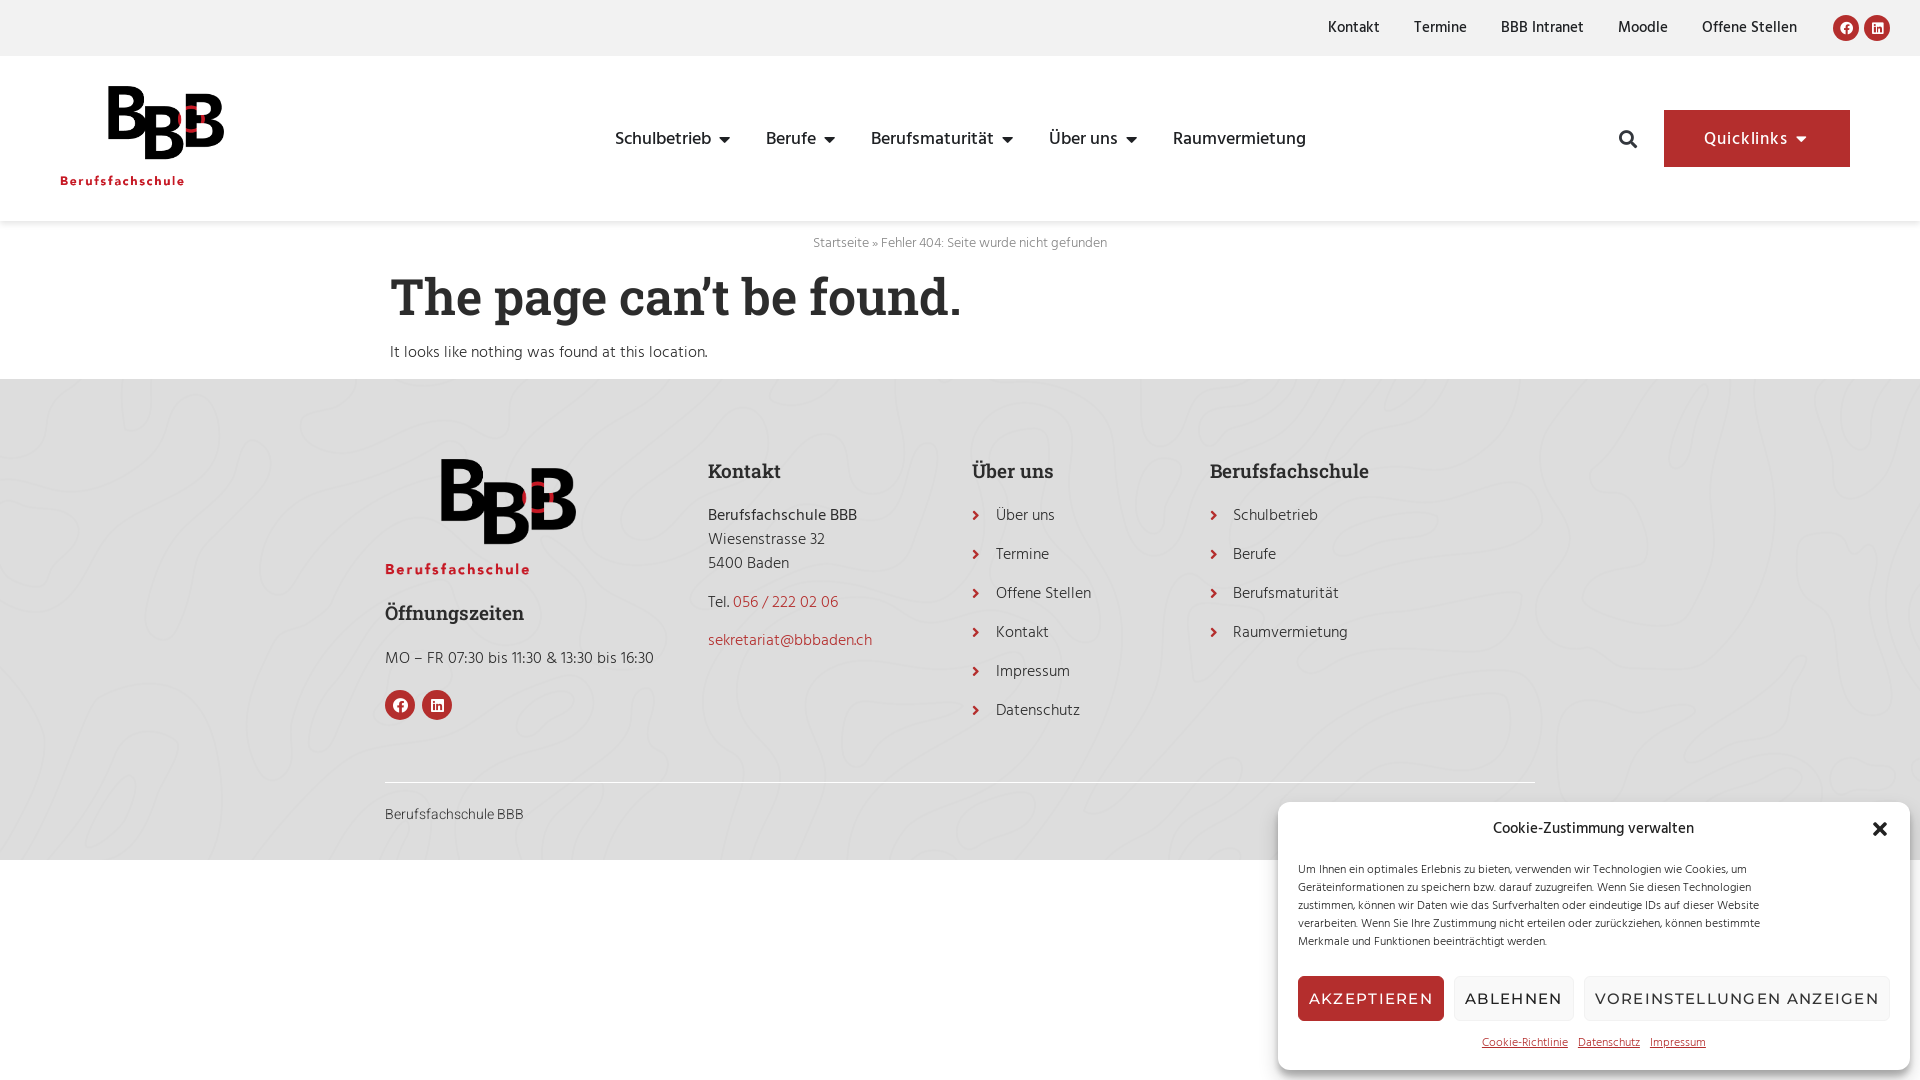 The image size is (1920, 1080). What do you see at coordinates (790, 137) in the screenshot?
I see `'Berufe'` at bounding box center [790, 137].